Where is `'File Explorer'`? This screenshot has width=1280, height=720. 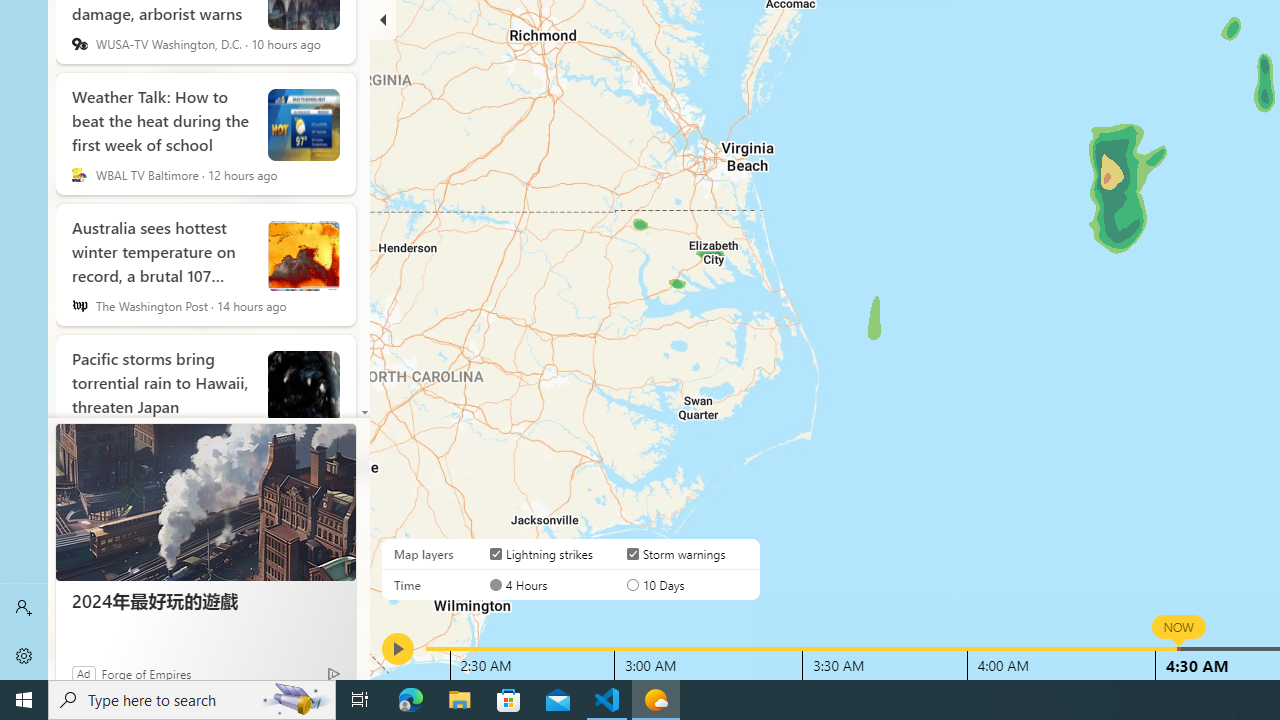 'File Explorer' is located at coordinates (459, 698).